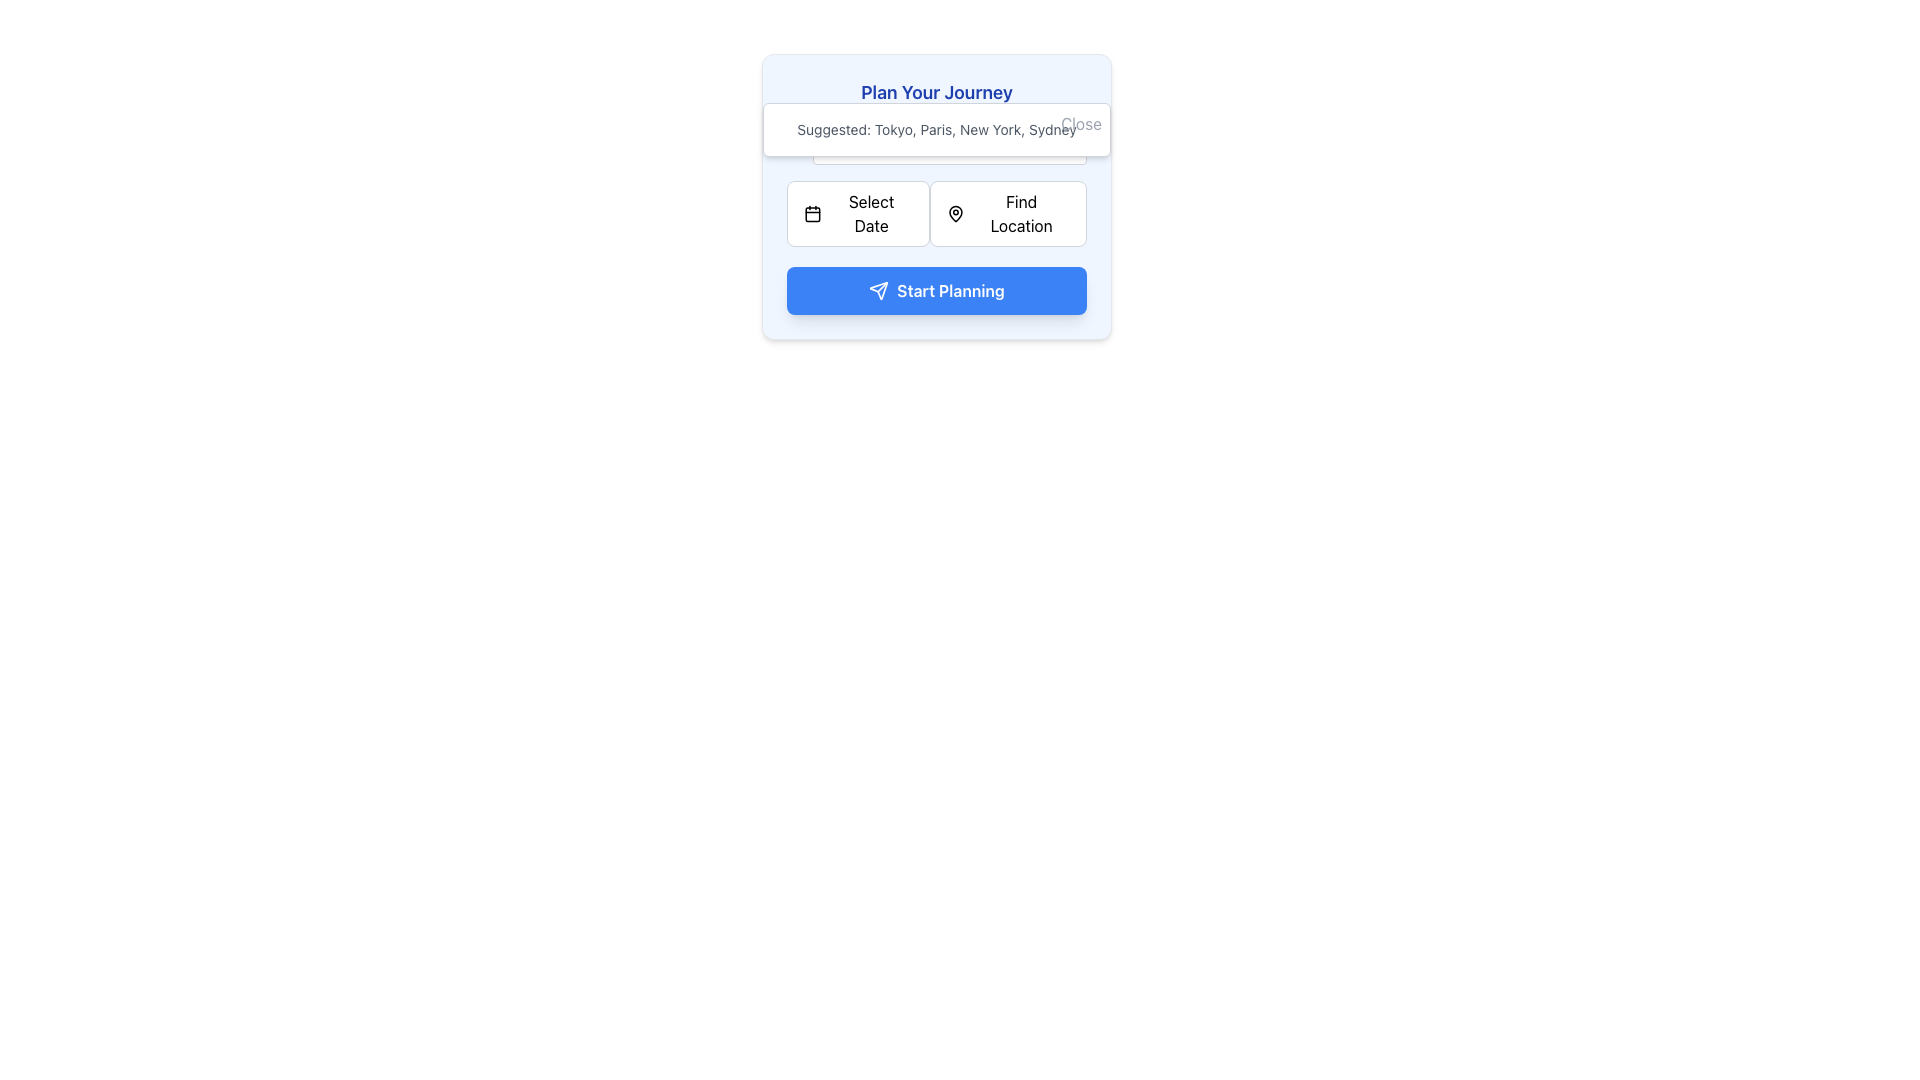 The width and height of the screenshot is (1920, 1080). Describe the element at coordinates (935, 130) in the screenshot. I see `one of the suggested popular destinations listed in the Informational panel located below the 'Plan Your Journey' heading` at that location.